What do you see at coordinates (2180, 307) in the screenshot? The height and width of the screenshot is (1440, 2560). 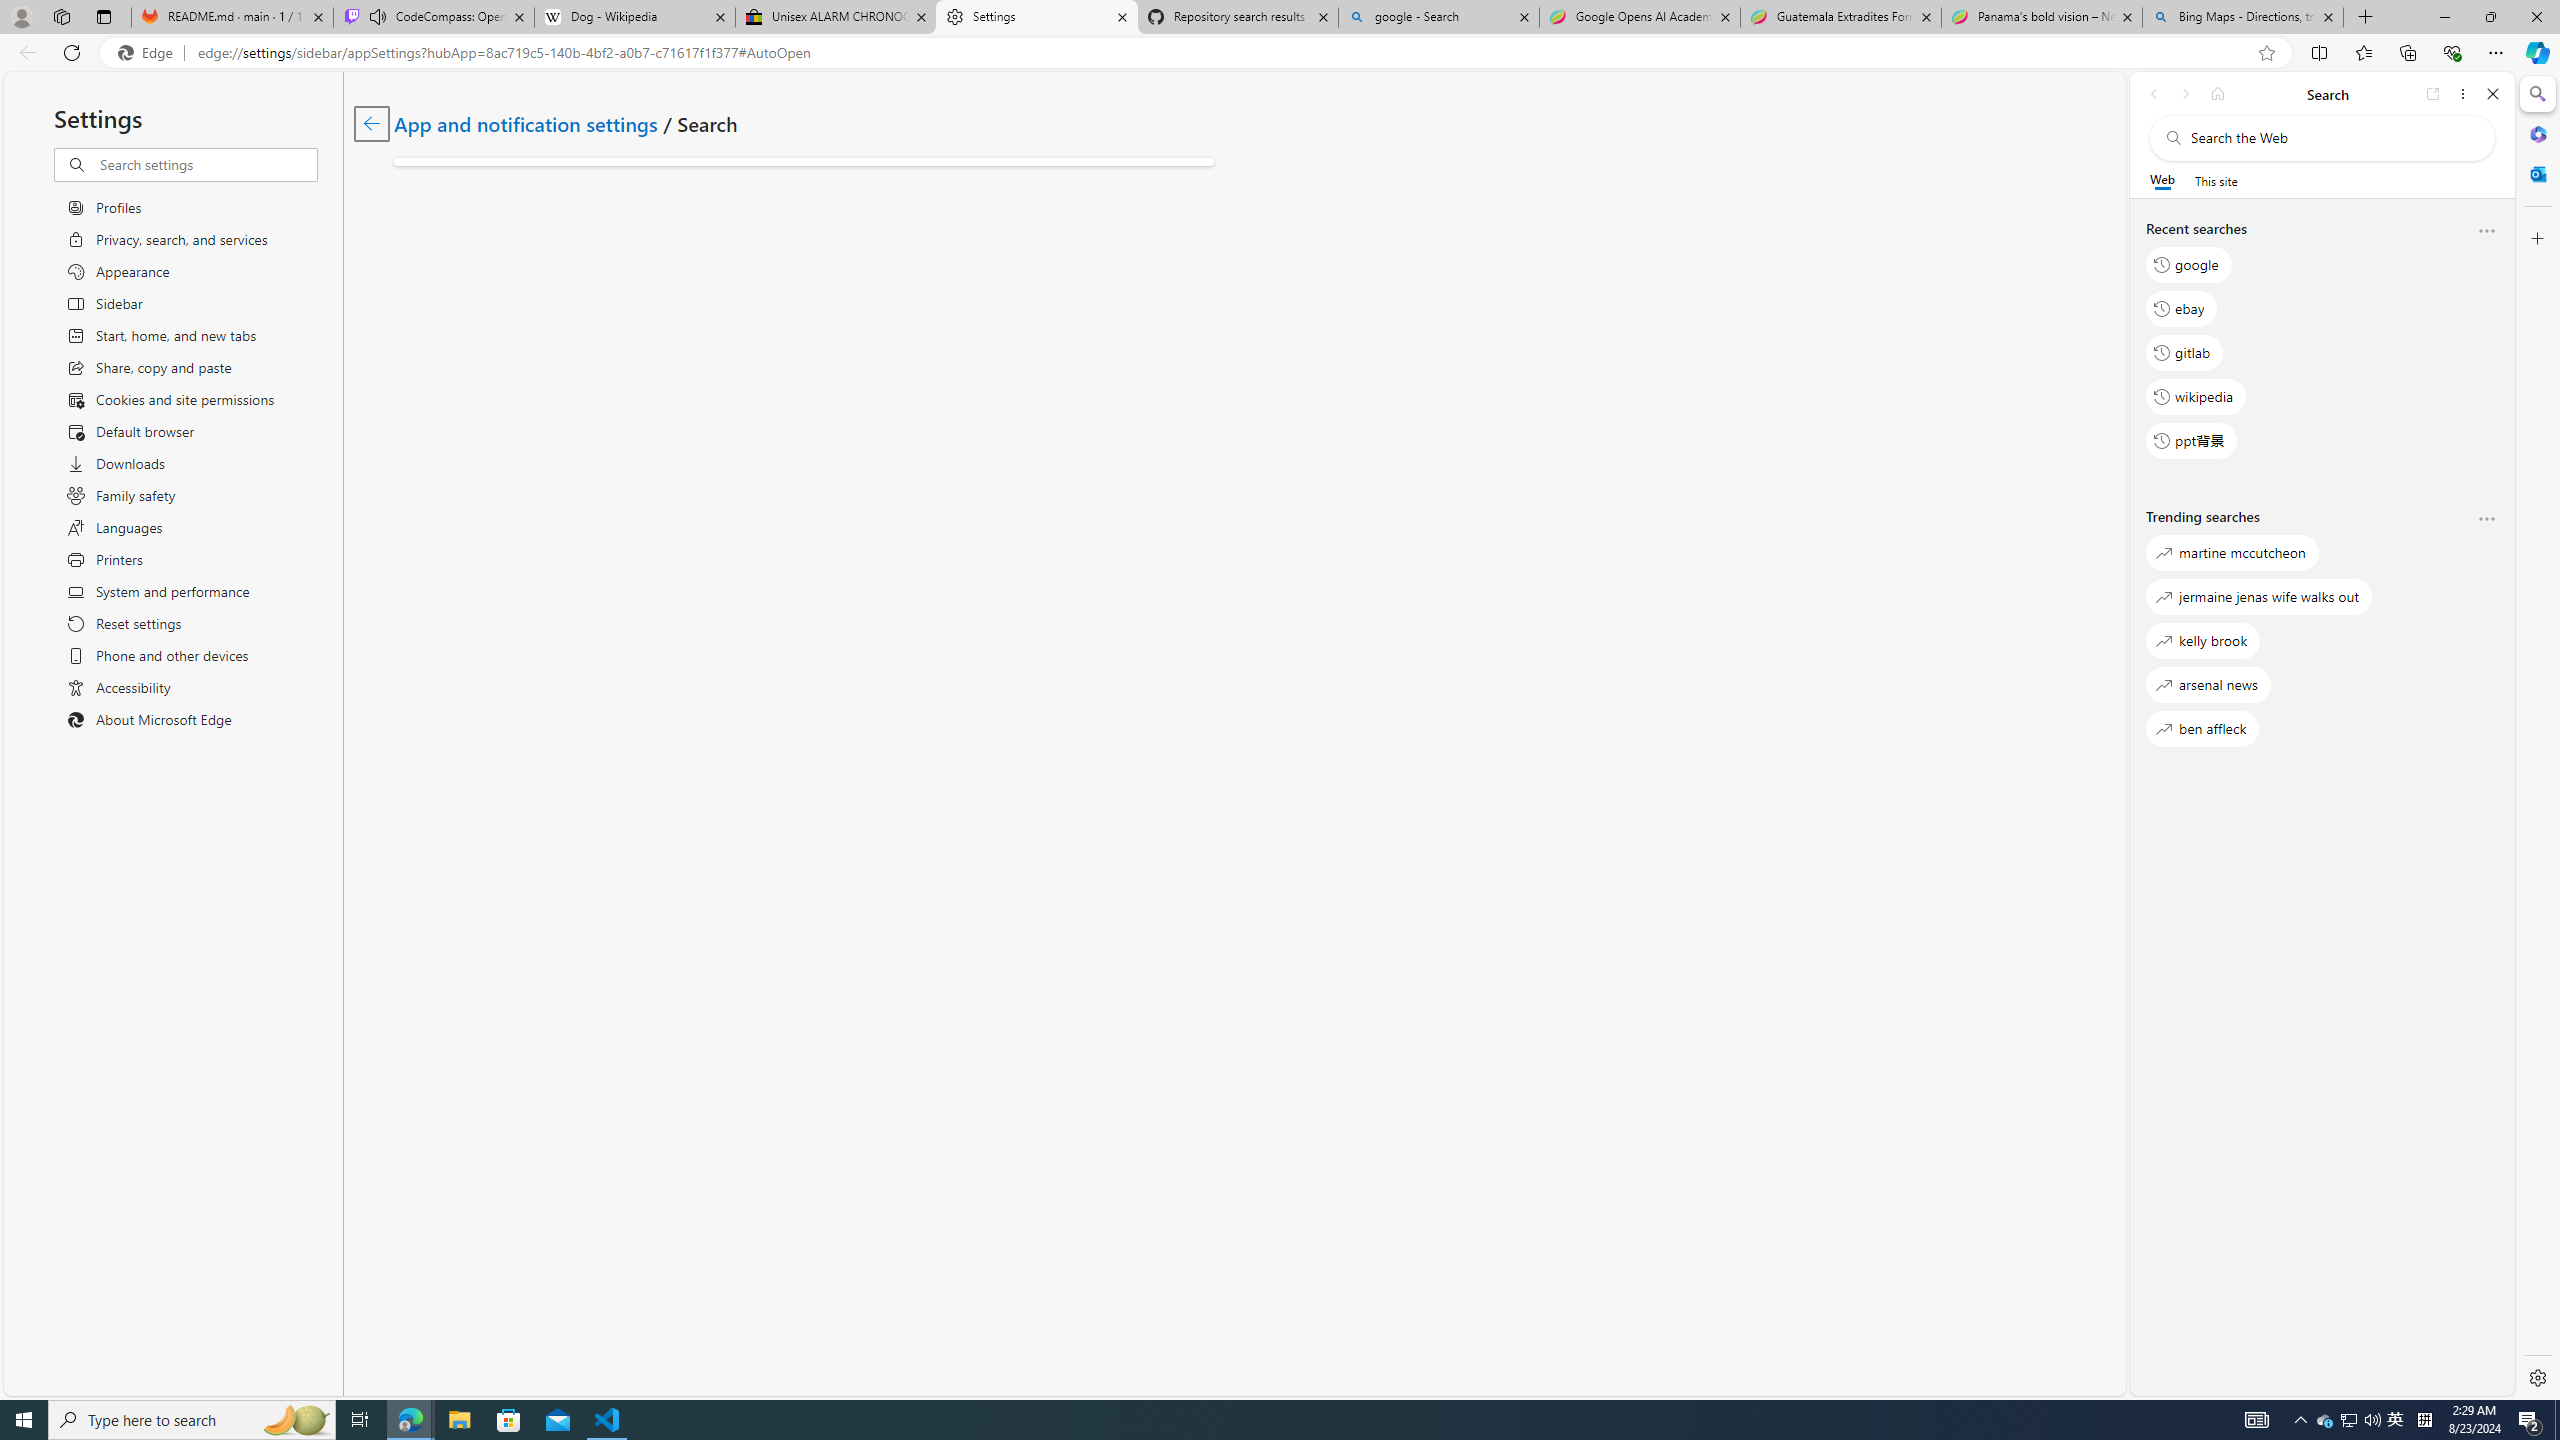 I see `'ebay'` at bounding box center [2180, 307].